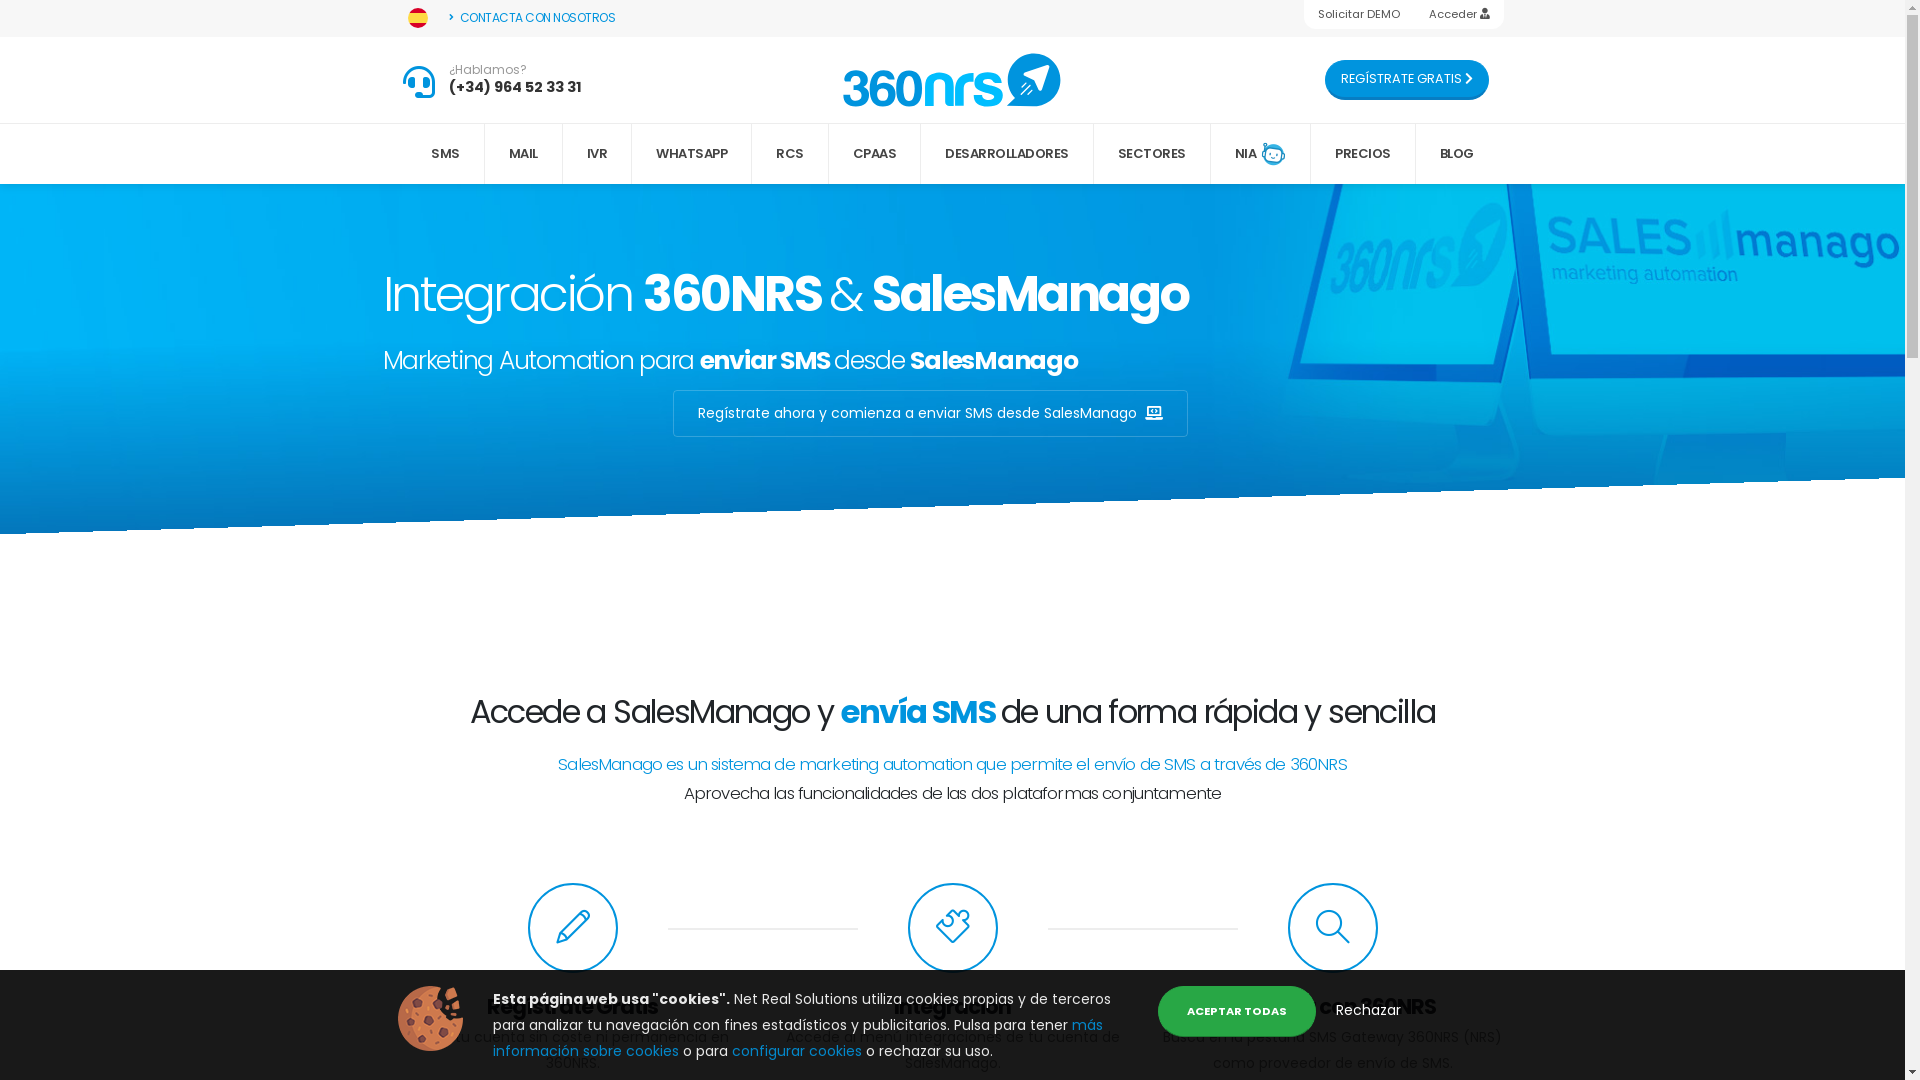  What do you see at coordinates (1007, 153) in the screenshot?
I see `'DESARROLLADORES'` at bounding box center [1007, 153].